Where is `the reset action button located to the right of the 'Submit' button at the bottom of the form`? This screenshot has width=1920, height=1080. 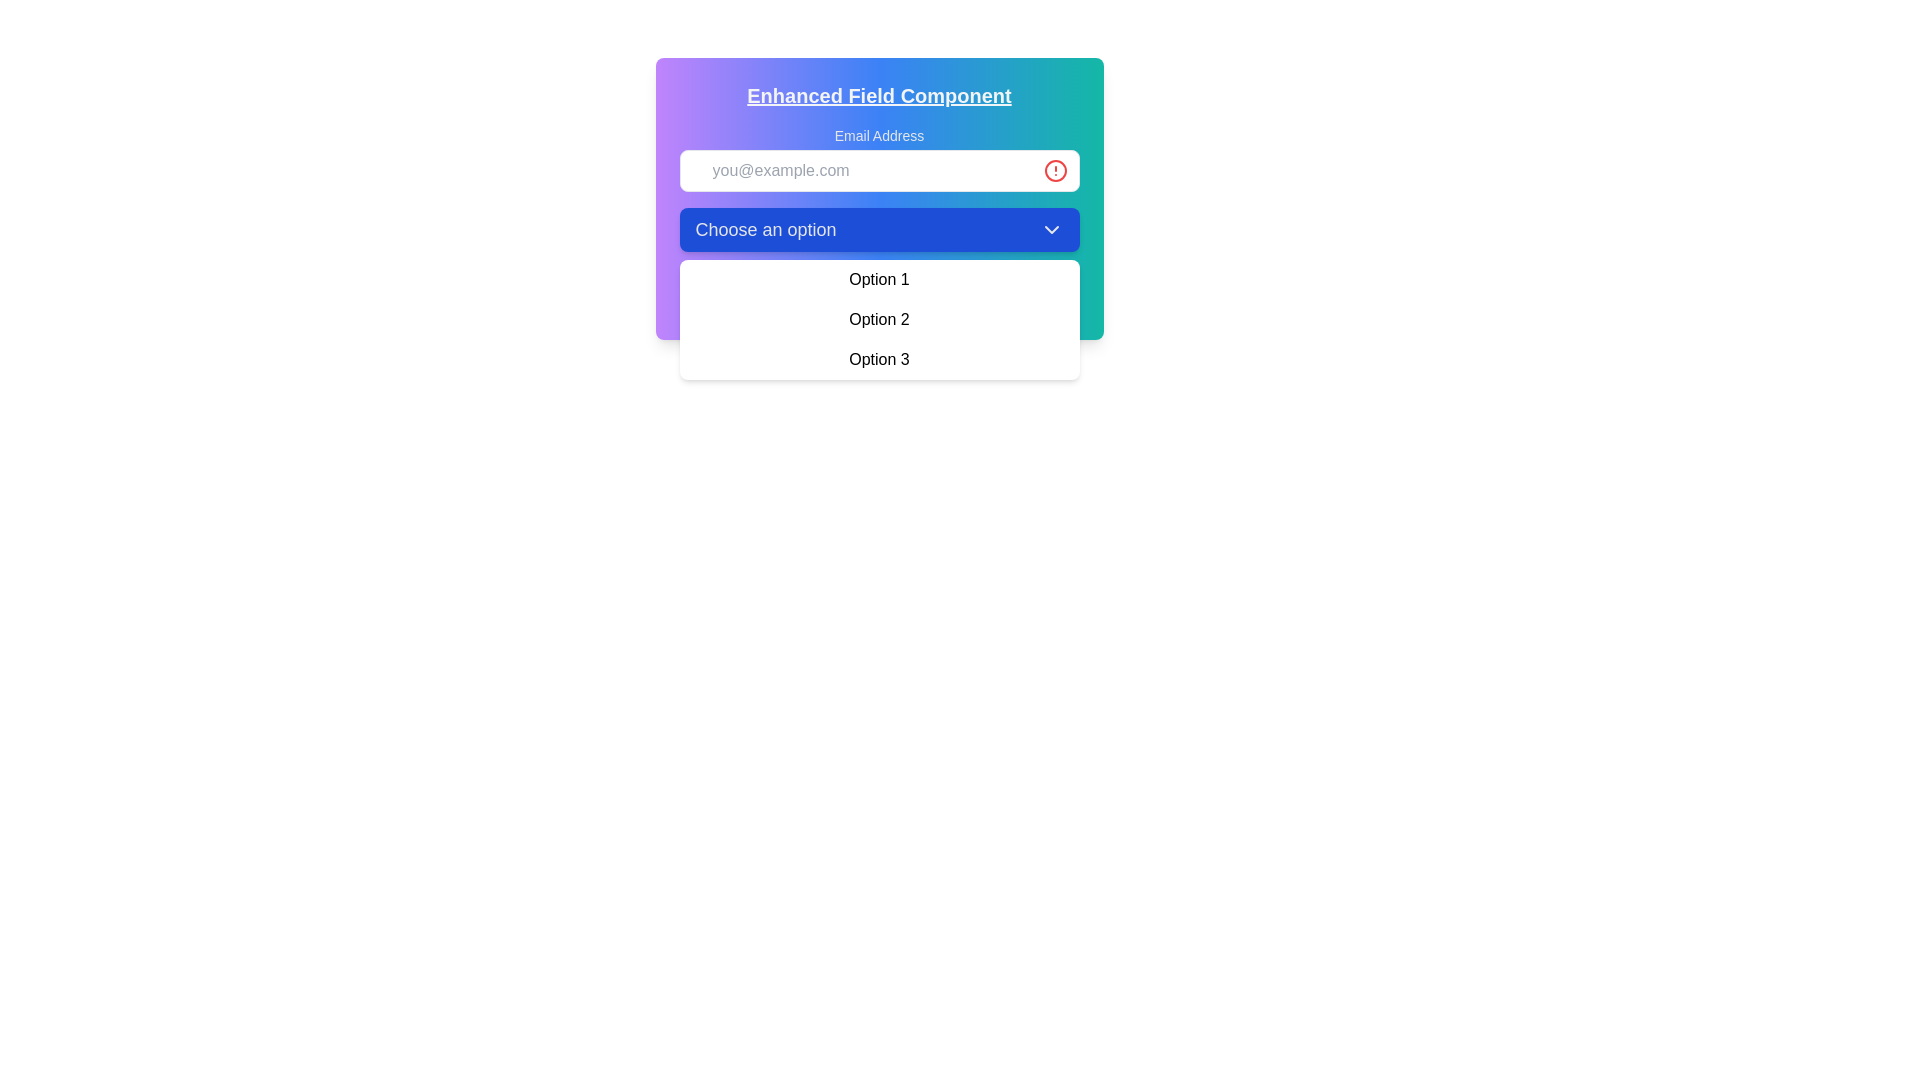
the reset action button located to the right of the 'Submit' button at the bottom of the form is located at coordinates (927, 296).